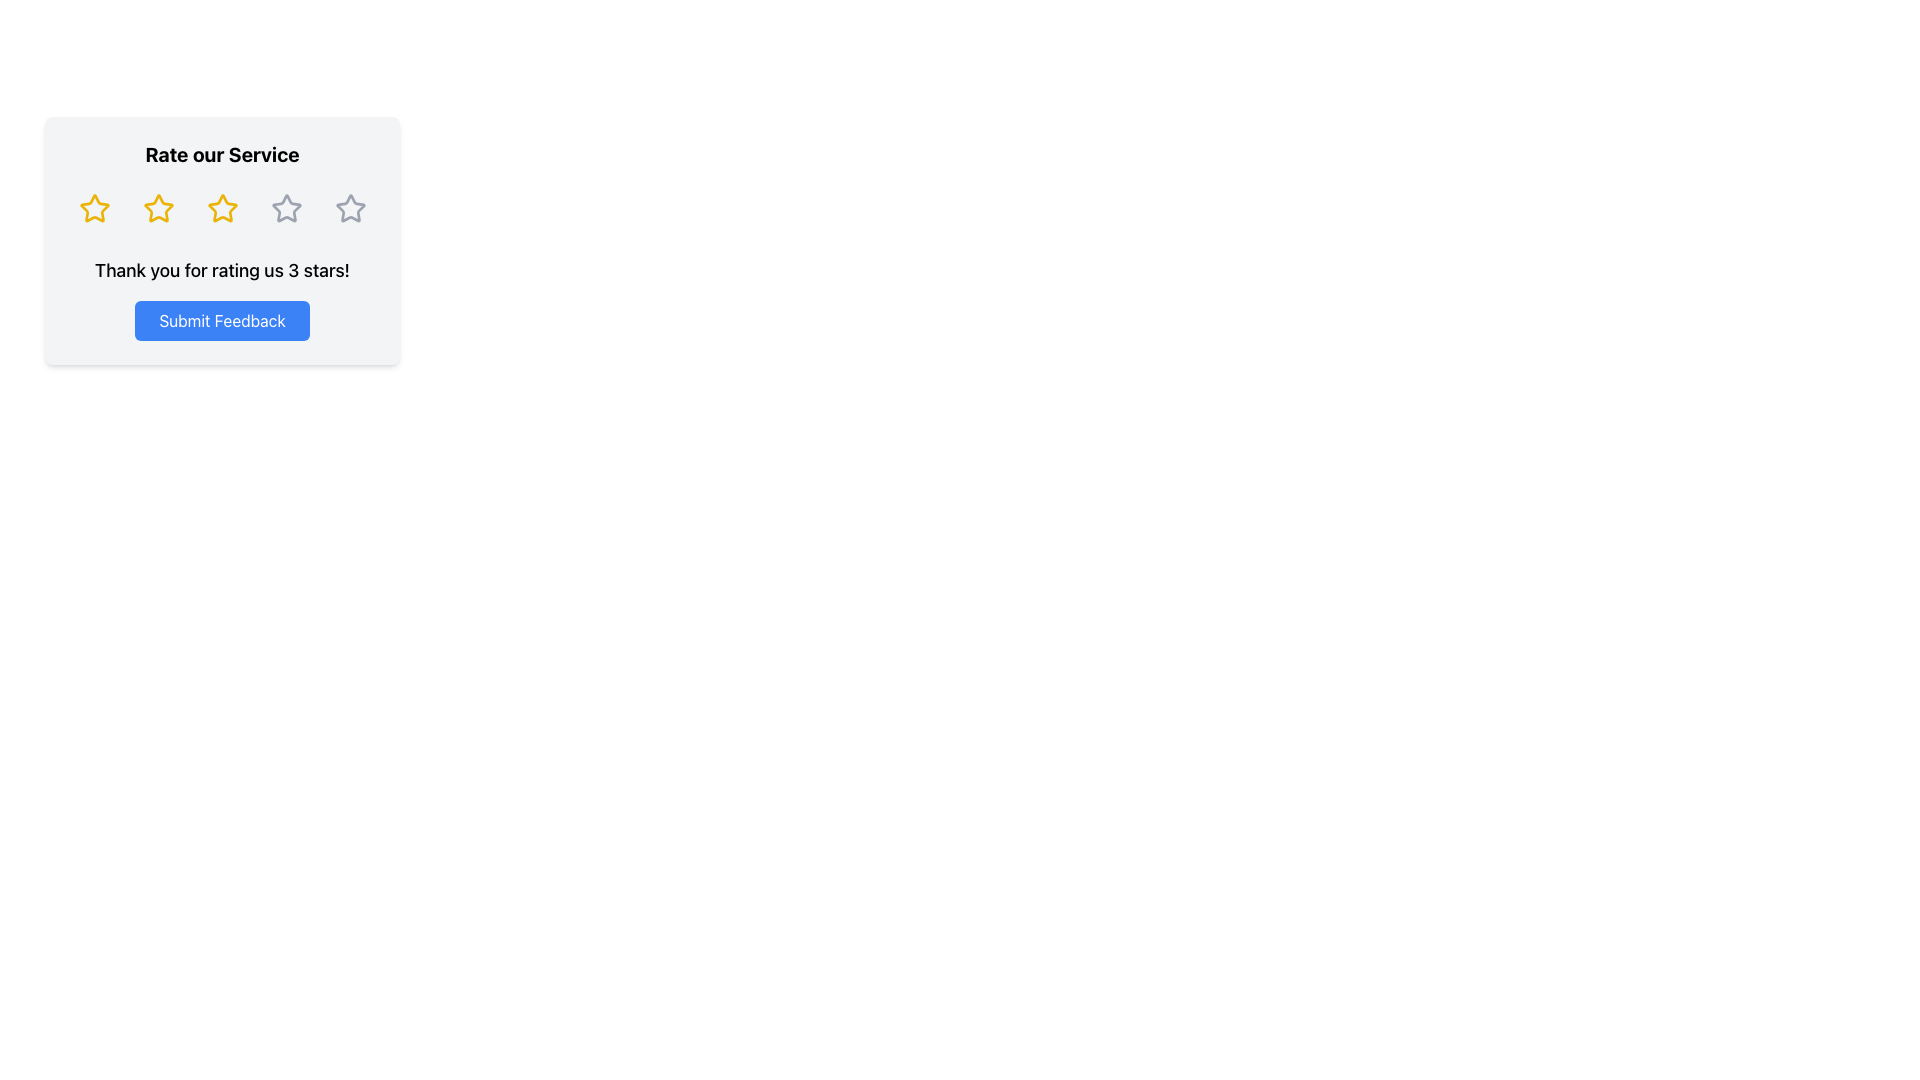 The height and width of the screenshot is (1080, 1920). What do you see at coordinates (93, 208) in the screenshot?
I see `the first star icon in the rating row` at bounding box center [93, 208].